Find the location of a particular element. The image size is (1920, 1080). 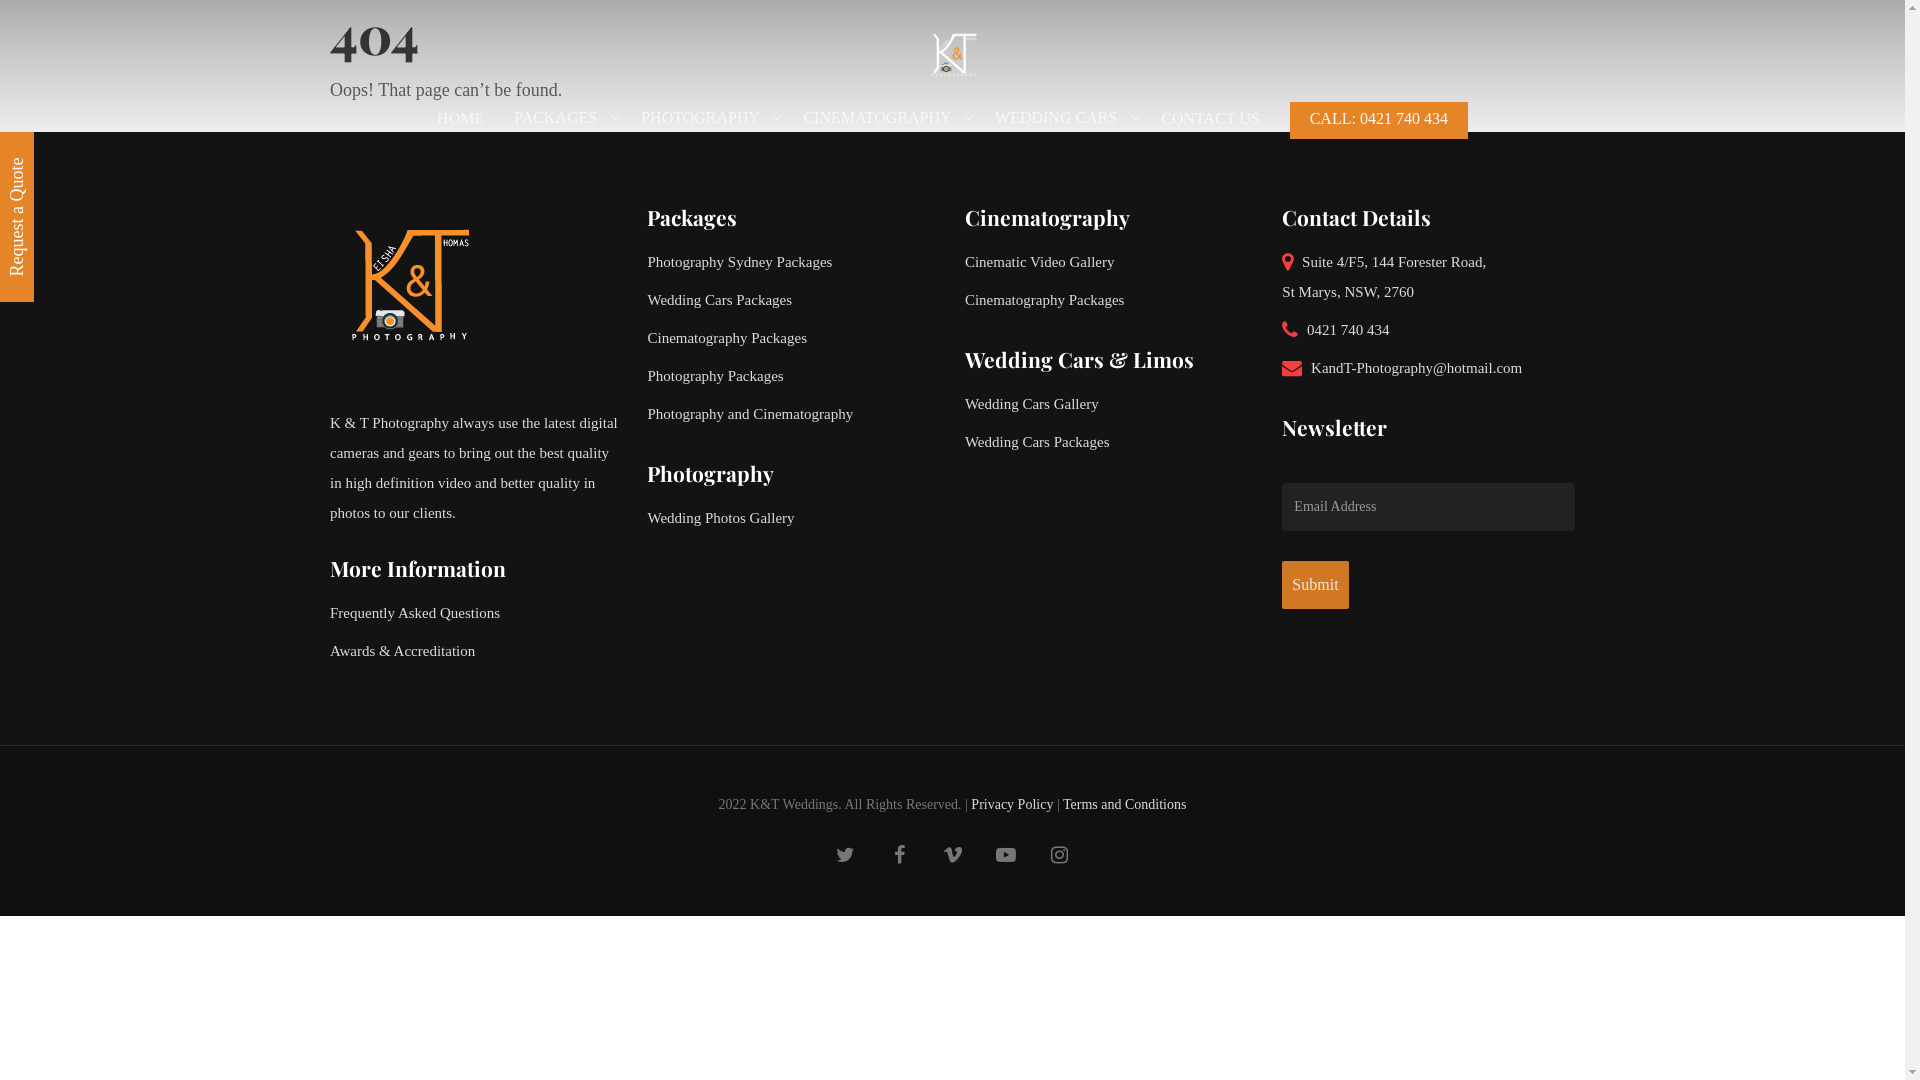

'Photography Sydney Packages' is located at coordinates (792, 261).